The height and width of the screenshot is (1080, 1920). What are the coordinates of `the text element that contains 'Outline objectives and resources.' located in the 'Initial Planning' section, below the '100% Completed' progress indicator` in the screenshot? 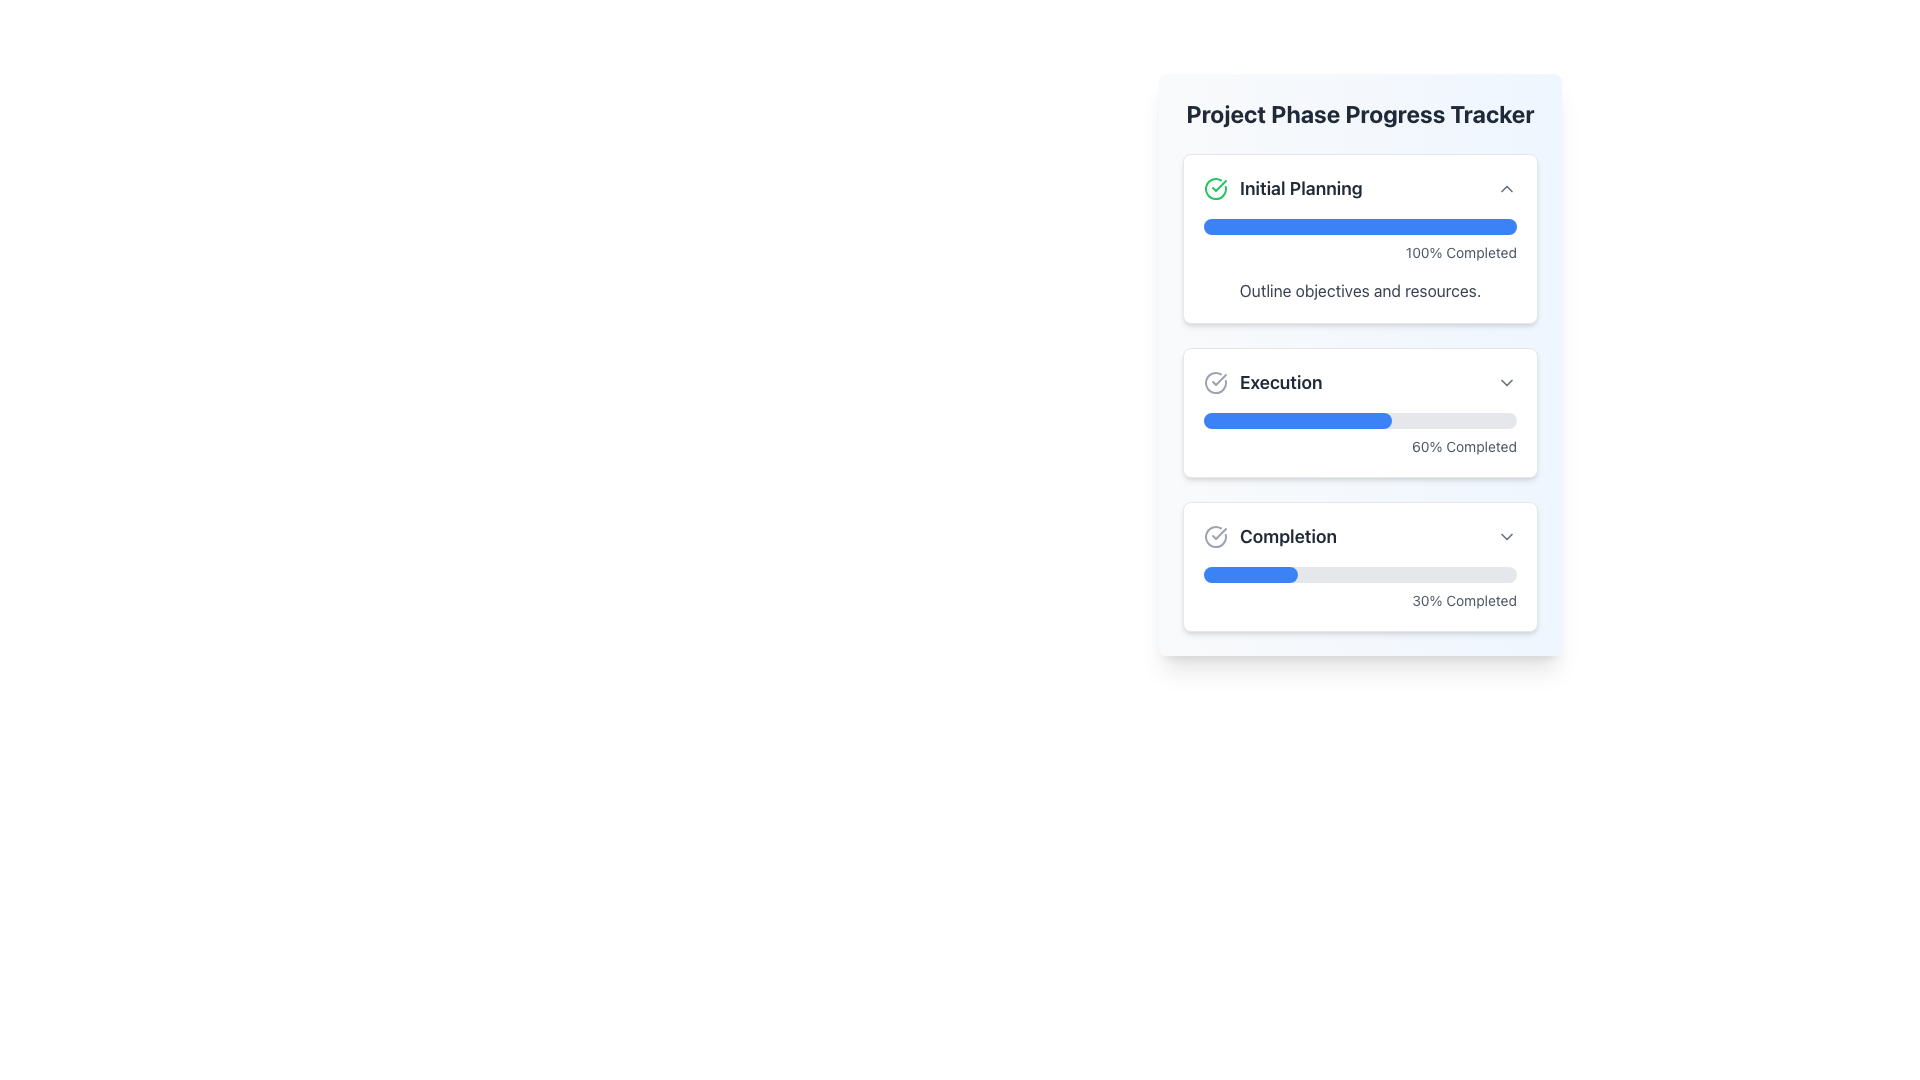 It's located at (1360, 290).